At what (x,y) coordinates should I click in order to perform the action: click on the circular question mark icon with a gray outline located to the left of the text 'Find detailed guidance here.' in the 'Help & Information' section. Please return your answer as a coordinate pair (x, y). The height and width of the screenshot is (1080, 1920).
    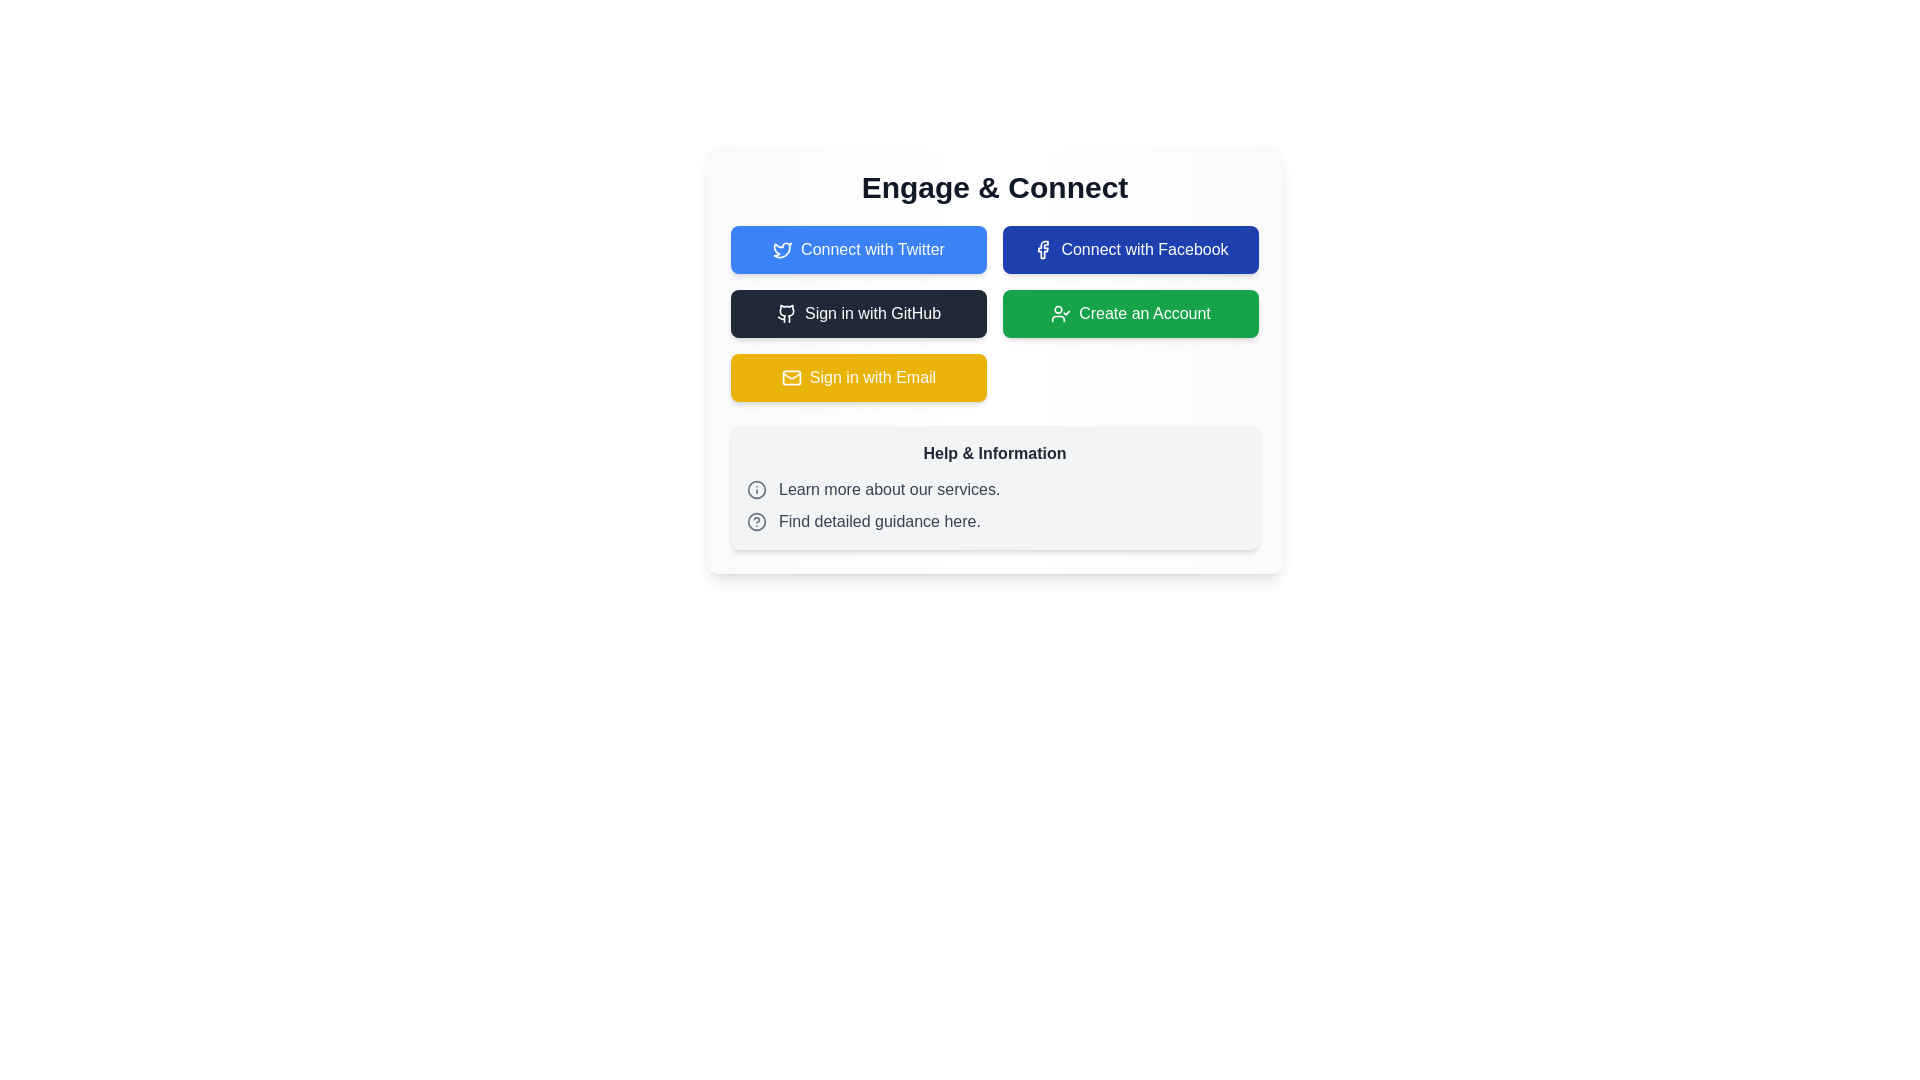
    Looking at the image, I should click on (756, 520).